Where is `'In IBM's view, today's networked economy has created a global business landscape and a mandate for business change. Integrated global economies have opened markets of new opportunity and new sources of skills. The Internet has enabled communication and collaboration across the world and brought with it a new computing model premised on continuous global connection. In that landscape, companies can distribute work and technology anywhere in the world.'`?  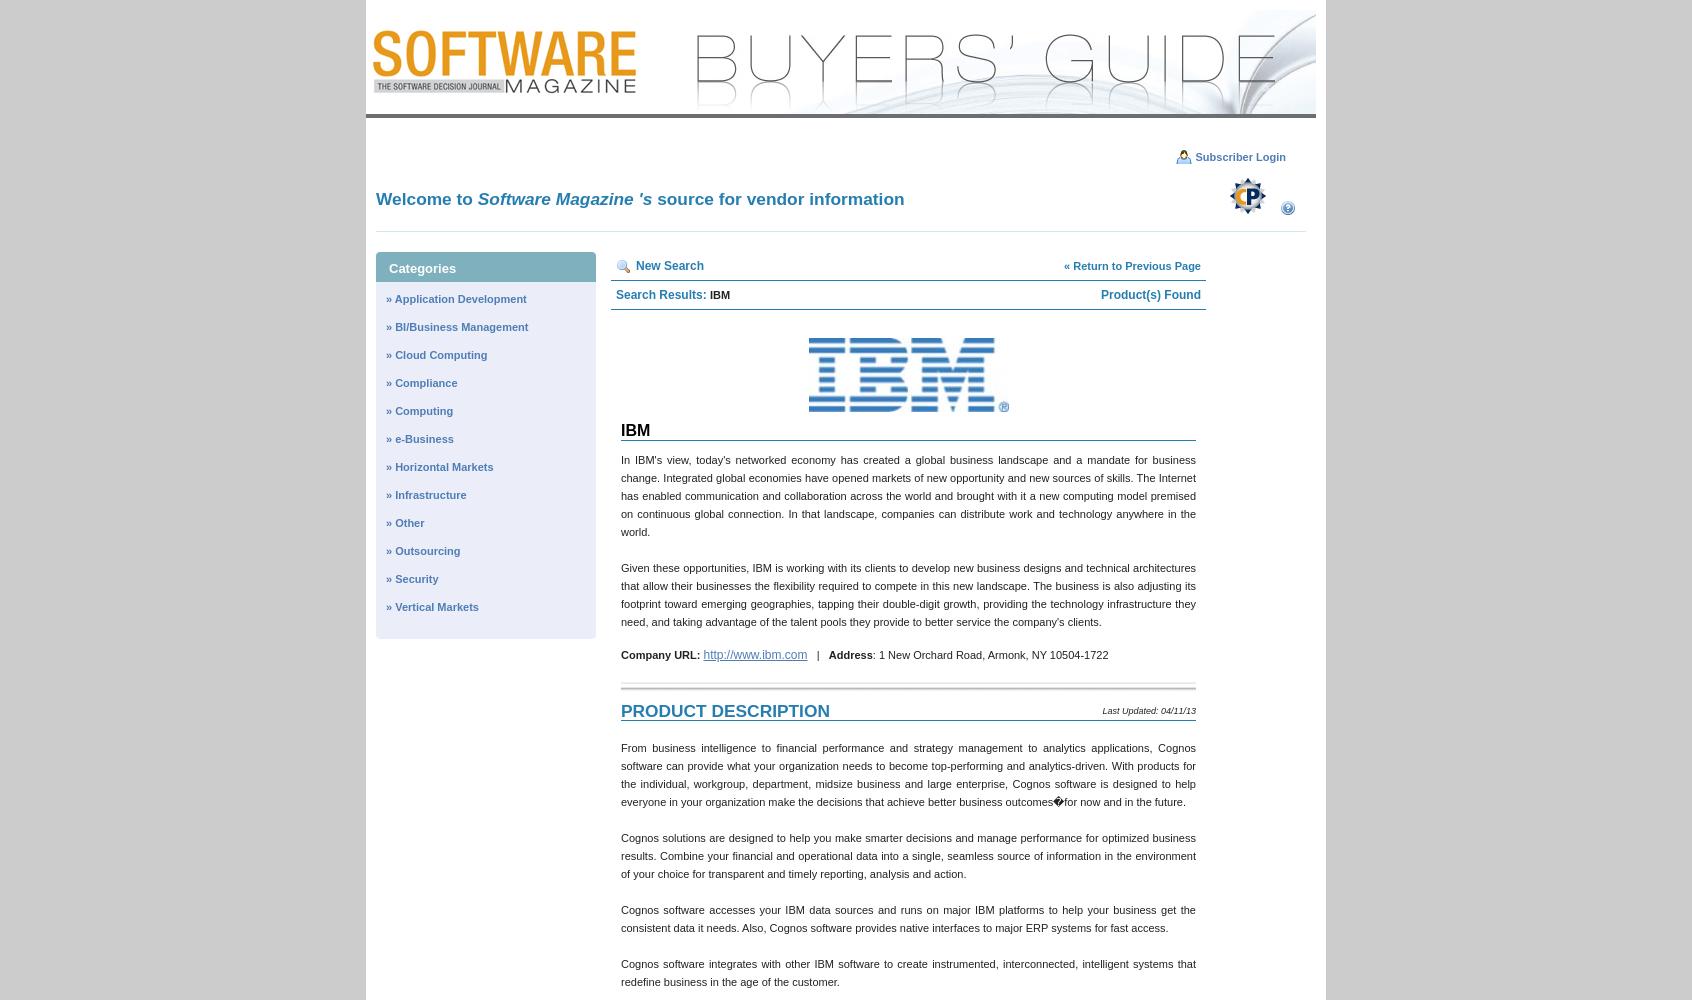
'In IBM's view, today's networked economy has created a global business landscape and a mandate for business change. Integrated global economies have opened markets of new opportunity and new sources of skills. The Internet has enabled communication and collaboration across the world and brought with it a new computing model premised on continuous global connection. In that landscape, companies can distribute work and technology anywhere in the world.' is located at coordinates (907, 495).